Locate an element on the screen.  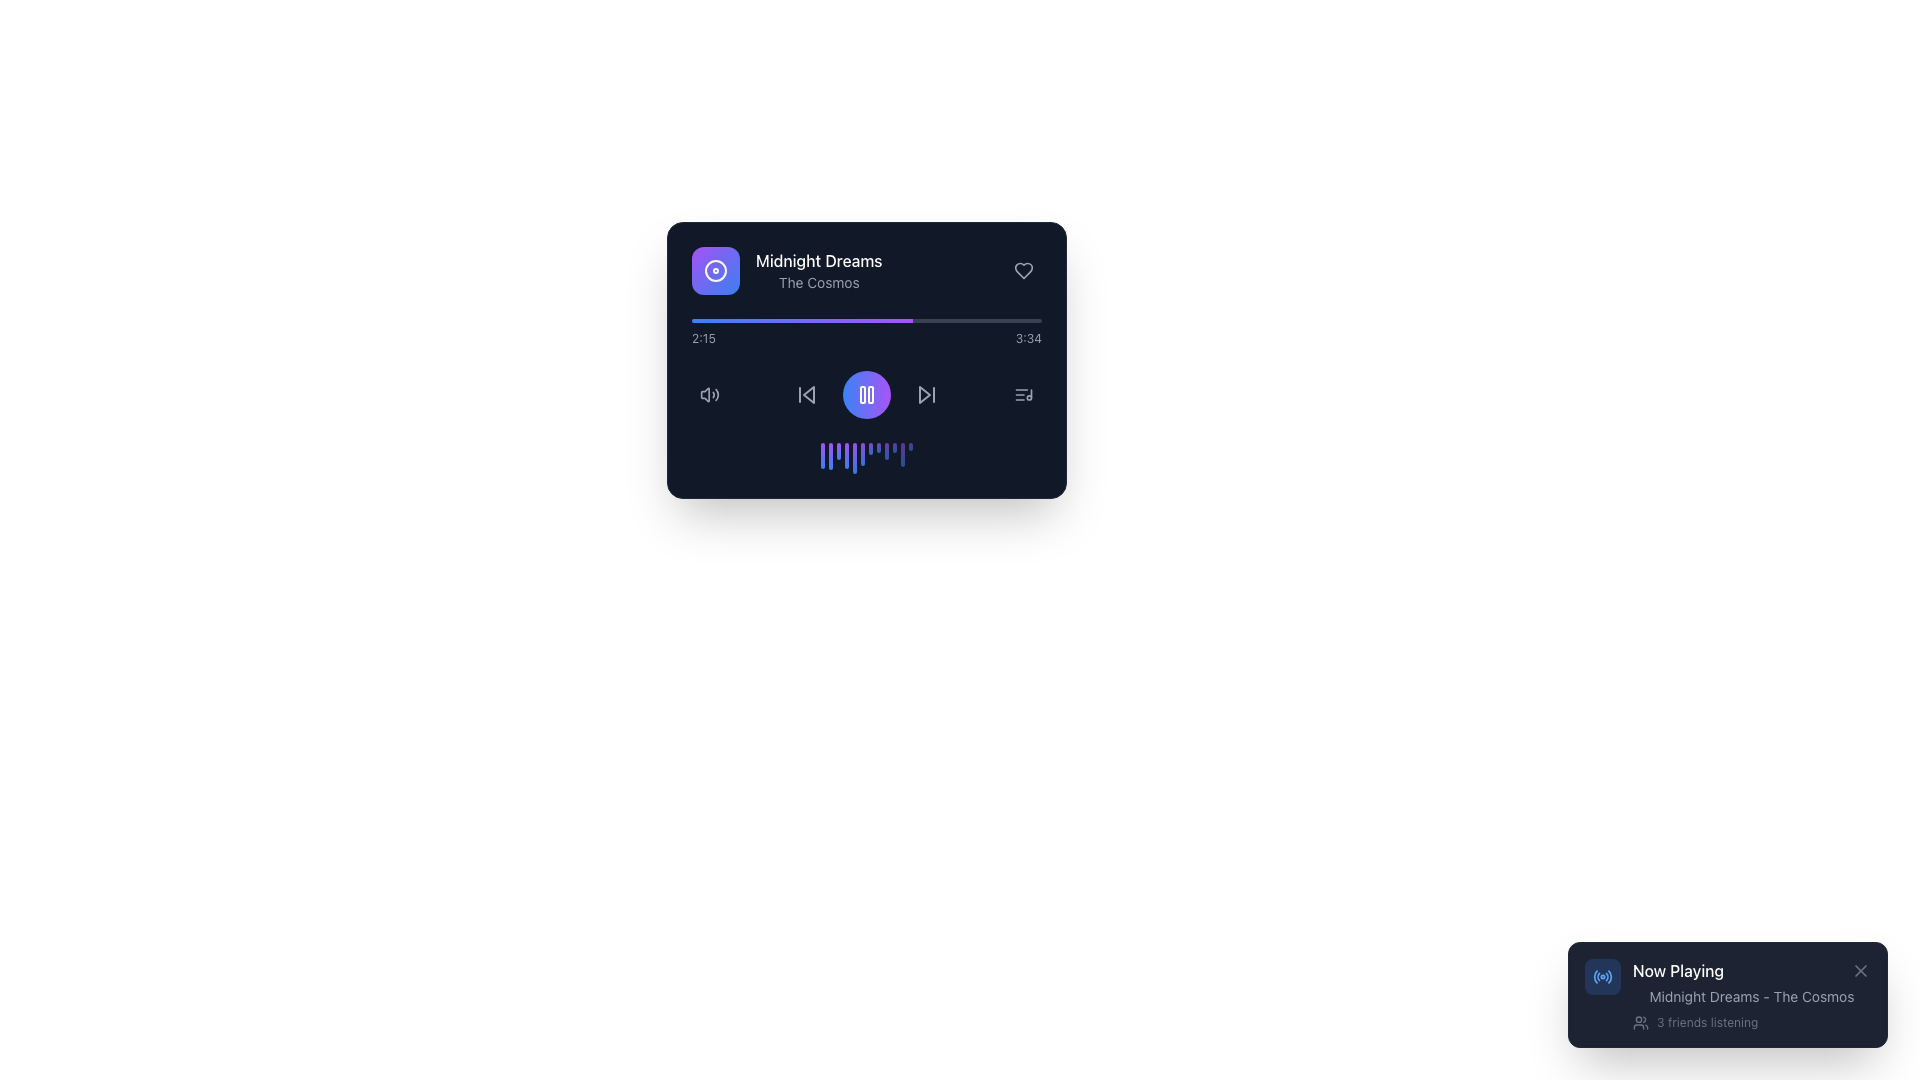
the skip-back button, which is the second control from the left is located at coordinates (806, 394).